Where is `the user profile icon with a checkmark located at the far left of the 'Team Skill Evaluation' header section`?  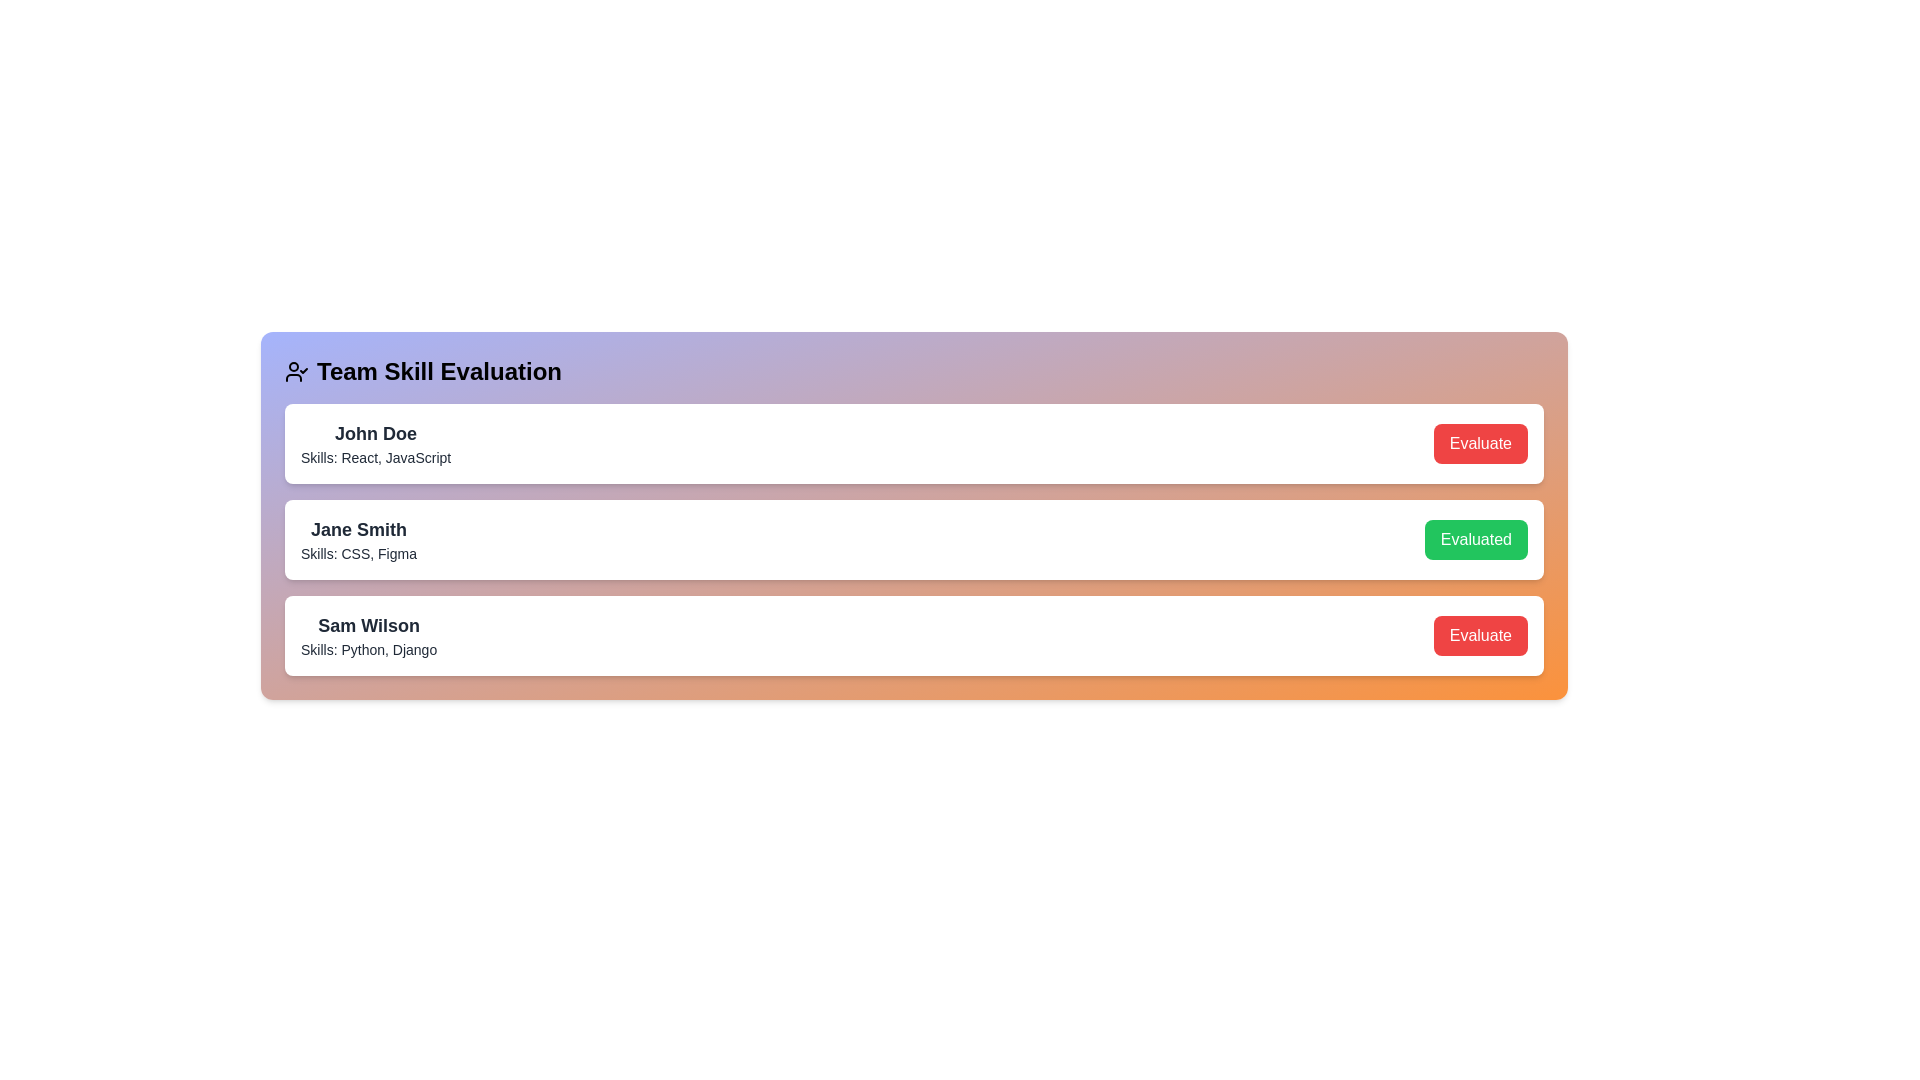
the user profile icon with a checkmark located at the far left of the 'Team Skill Evaluation' header section is located at coordinates (296, 371).